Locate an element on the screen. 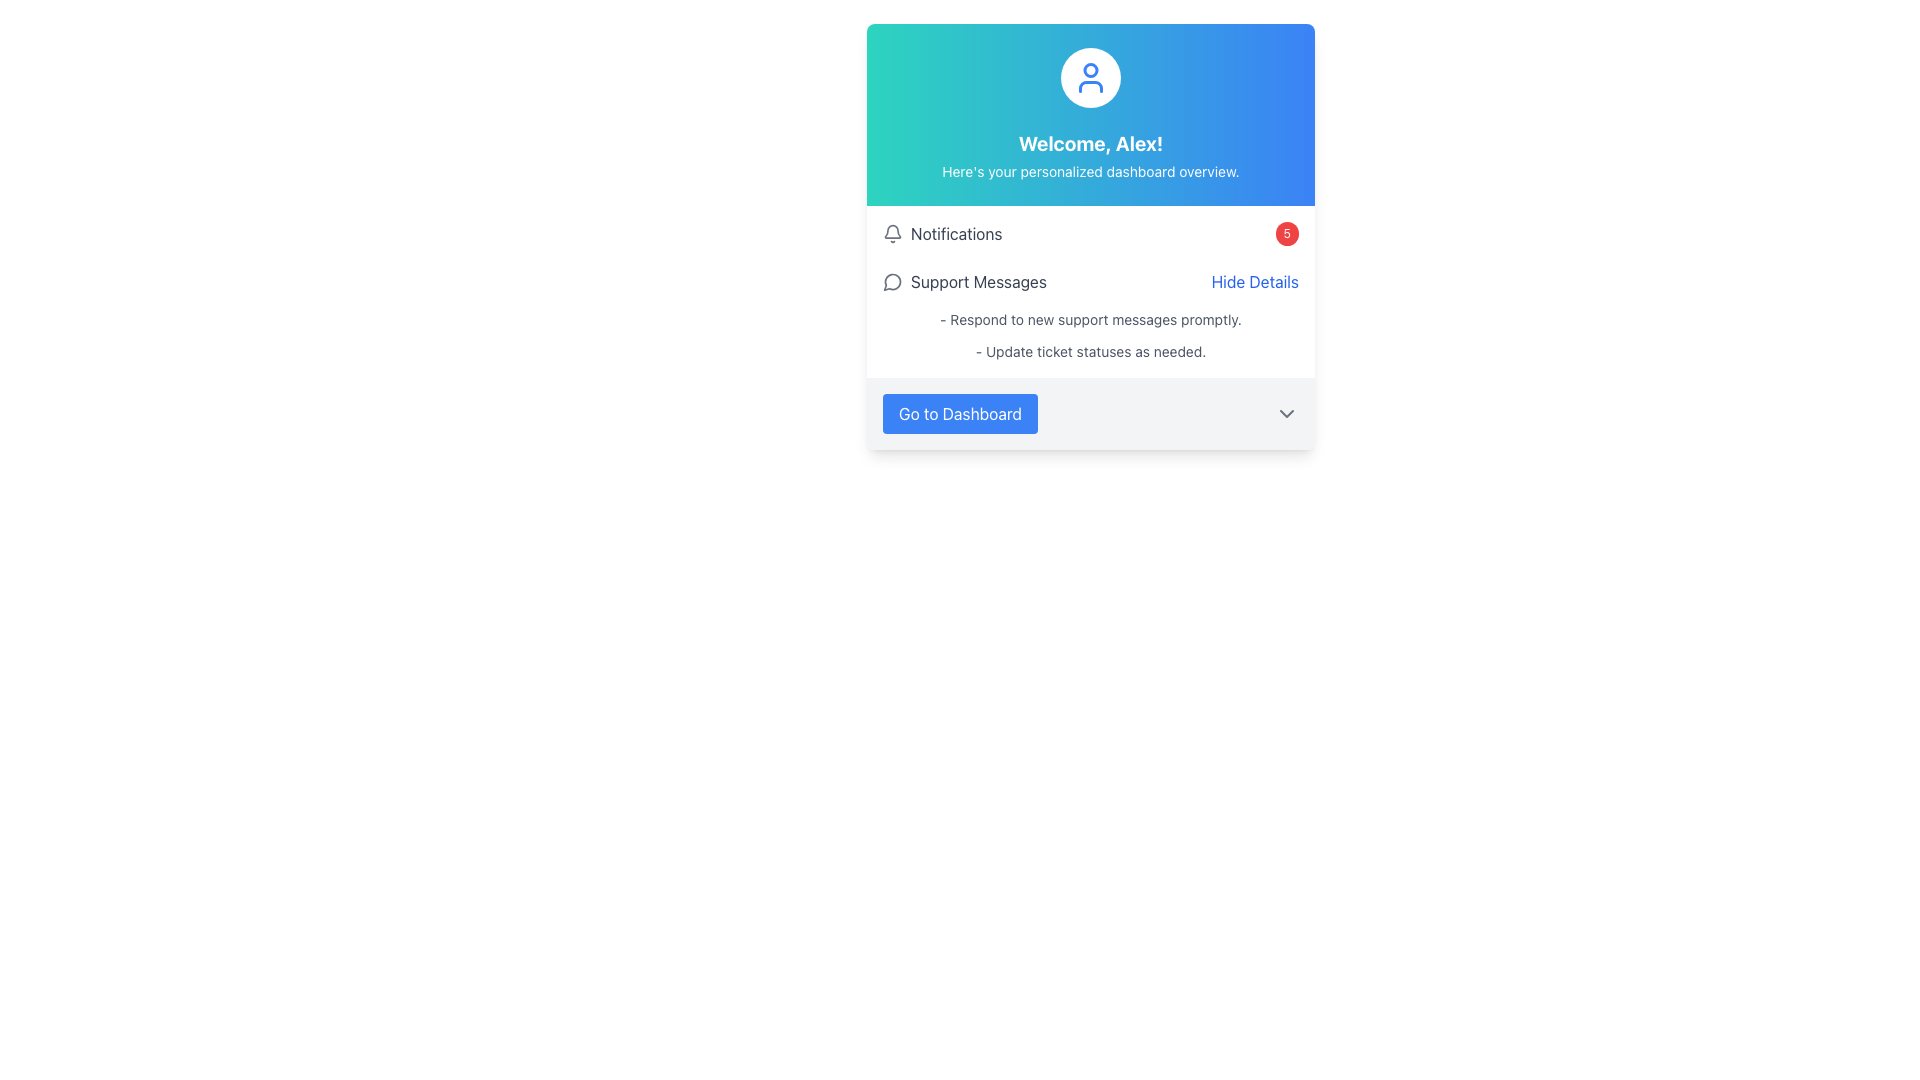  the bell-shaped notification icon located adjacent to the 'Notifications' text in the notification card is located at coordinates (891, 230).